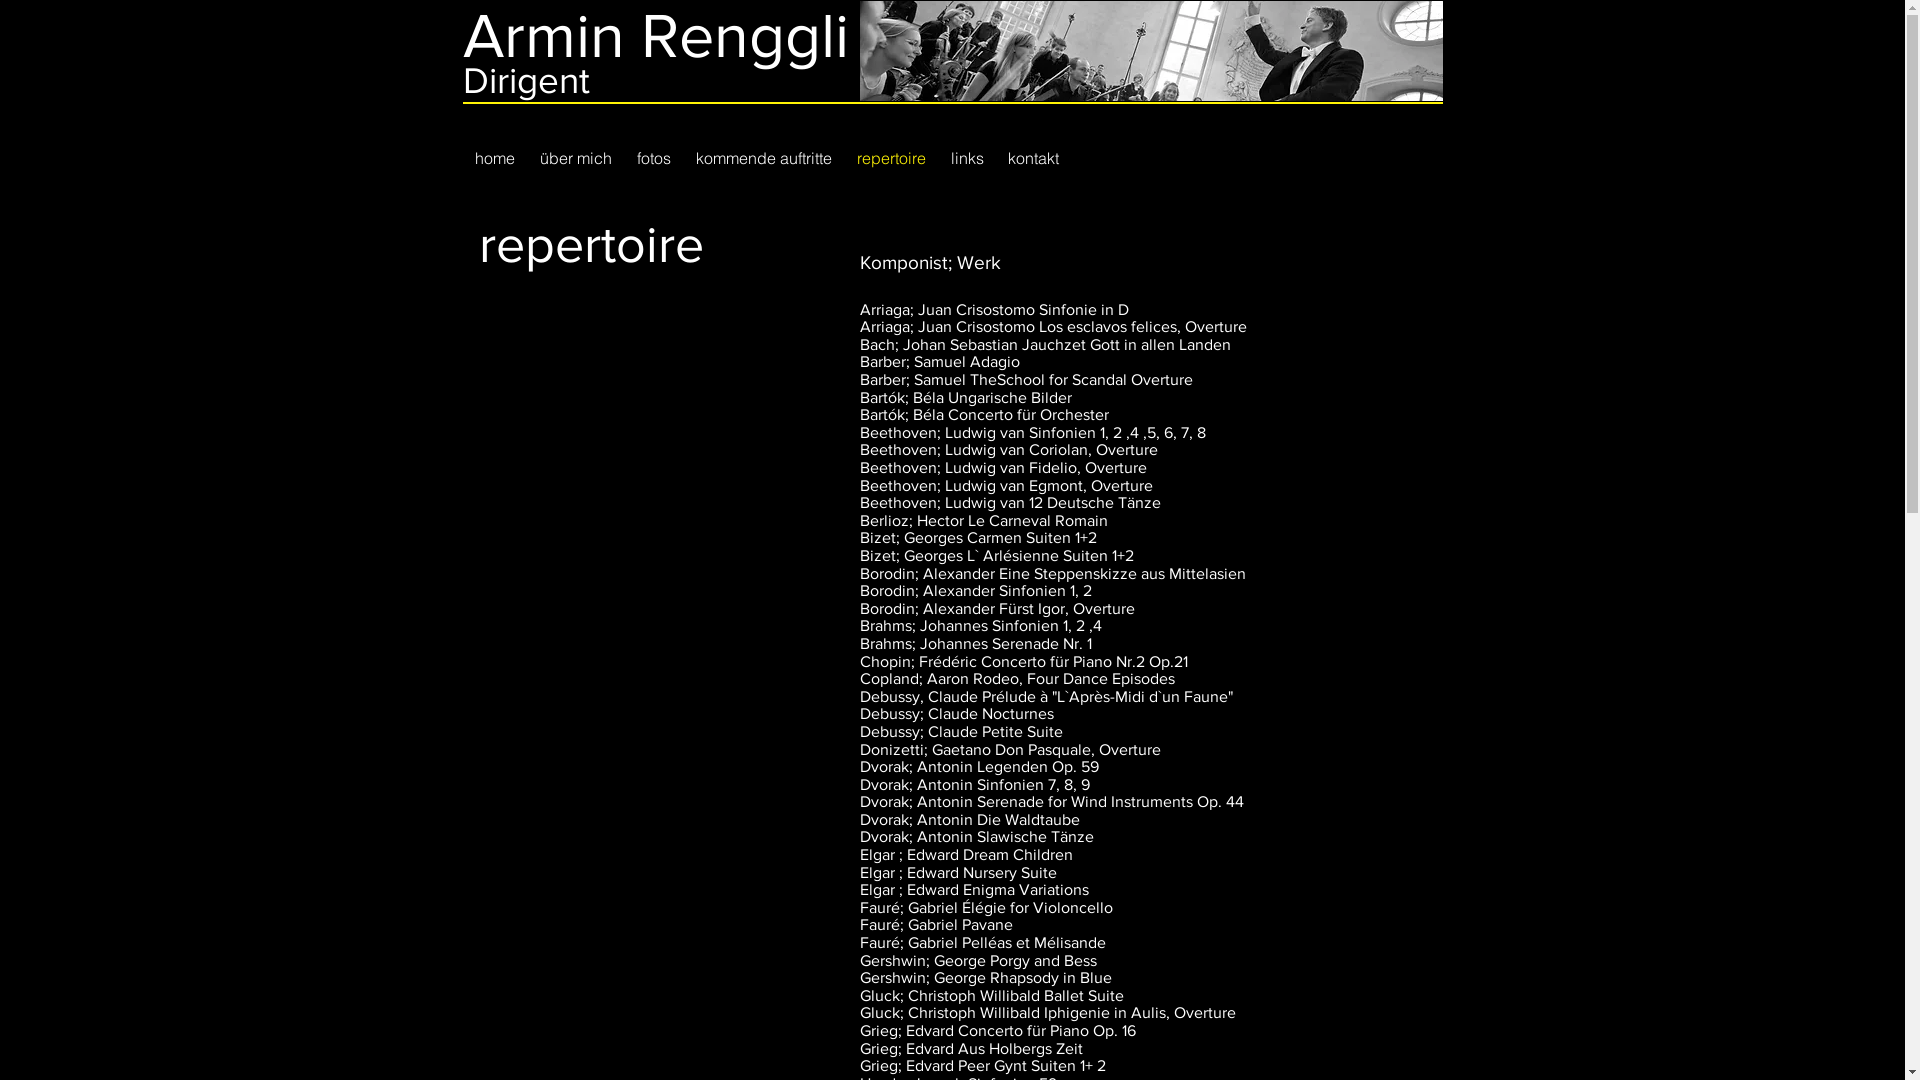 The width and height of the screenshot is (1920, 1080). I want to click on 'home', so click(494, 157).